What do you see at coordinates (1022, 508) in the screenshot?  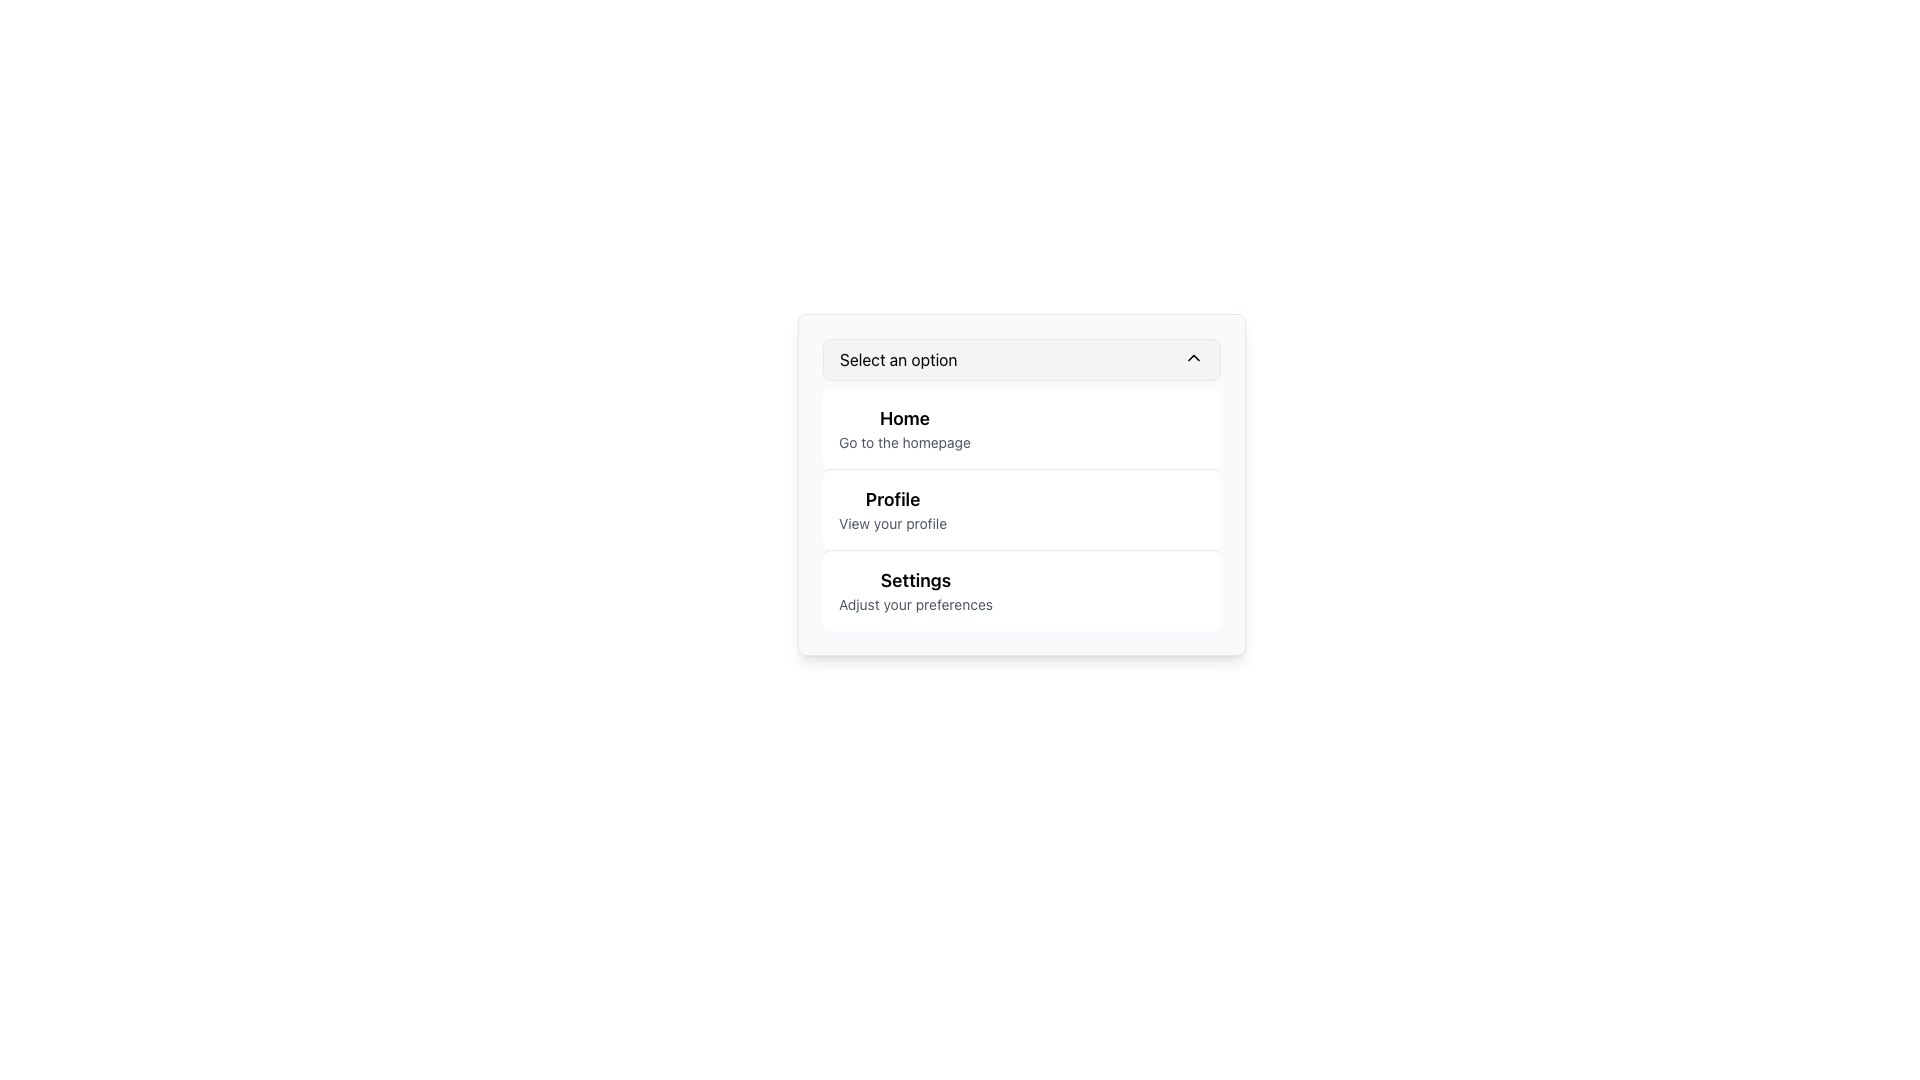 I see `the 'Profile' menu item in the vertical list of options` at bounding box center [1022, 508].